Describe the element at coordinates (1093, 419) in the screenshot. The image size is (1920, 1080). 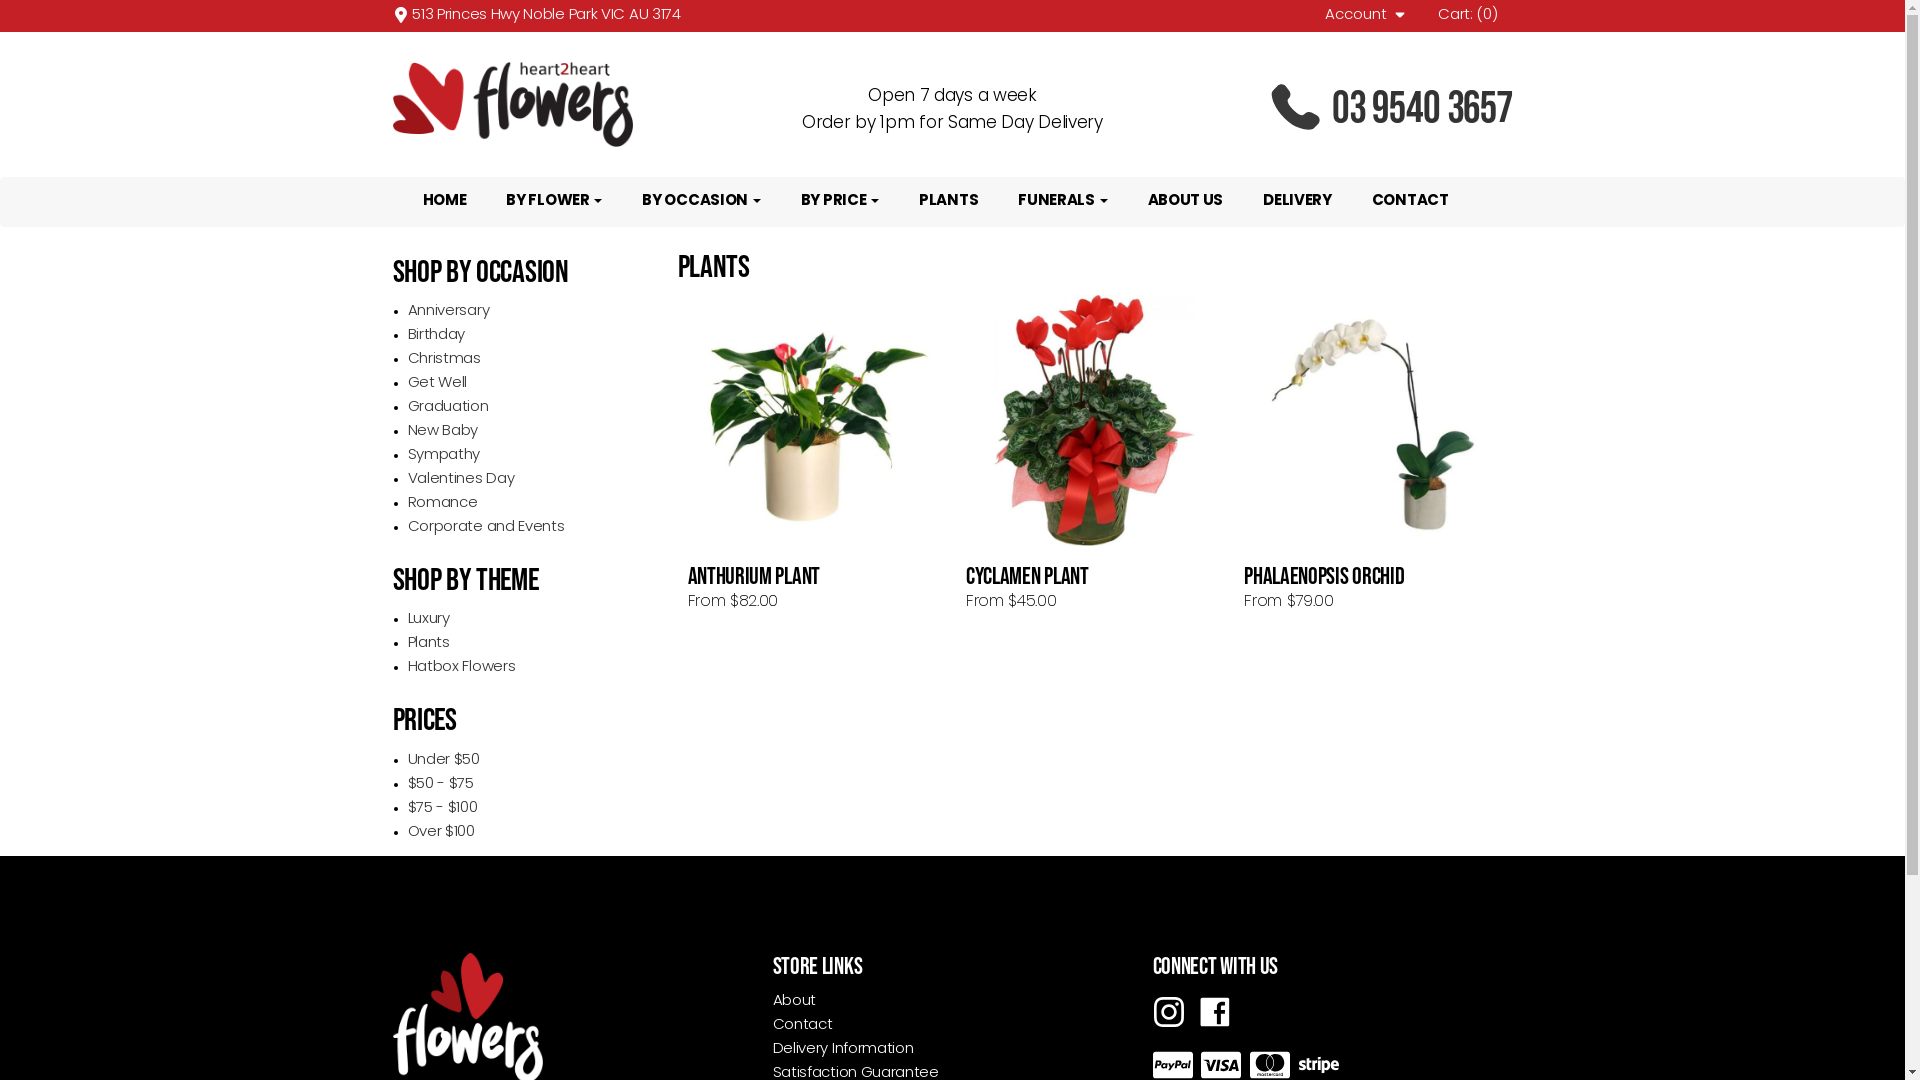
I see `'Cyclamen Plant'` at that location.